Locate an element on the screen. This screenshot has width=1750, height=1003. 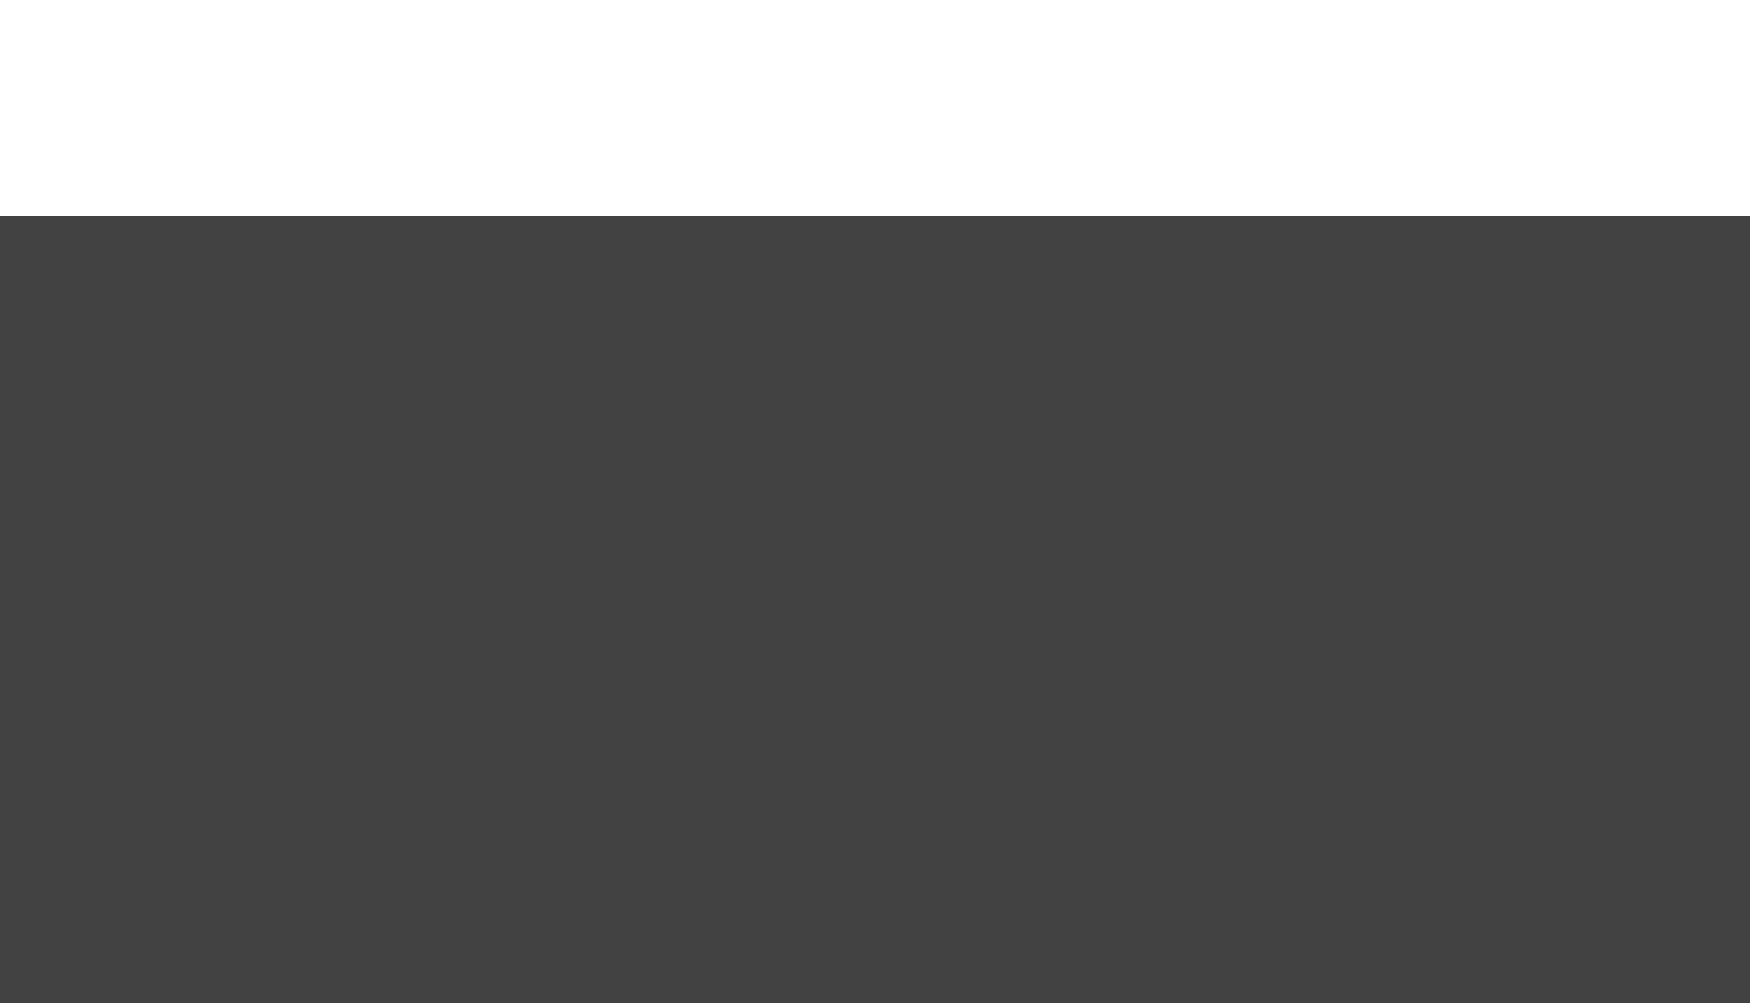
'25 min' is located at coordinates (1211, 868).